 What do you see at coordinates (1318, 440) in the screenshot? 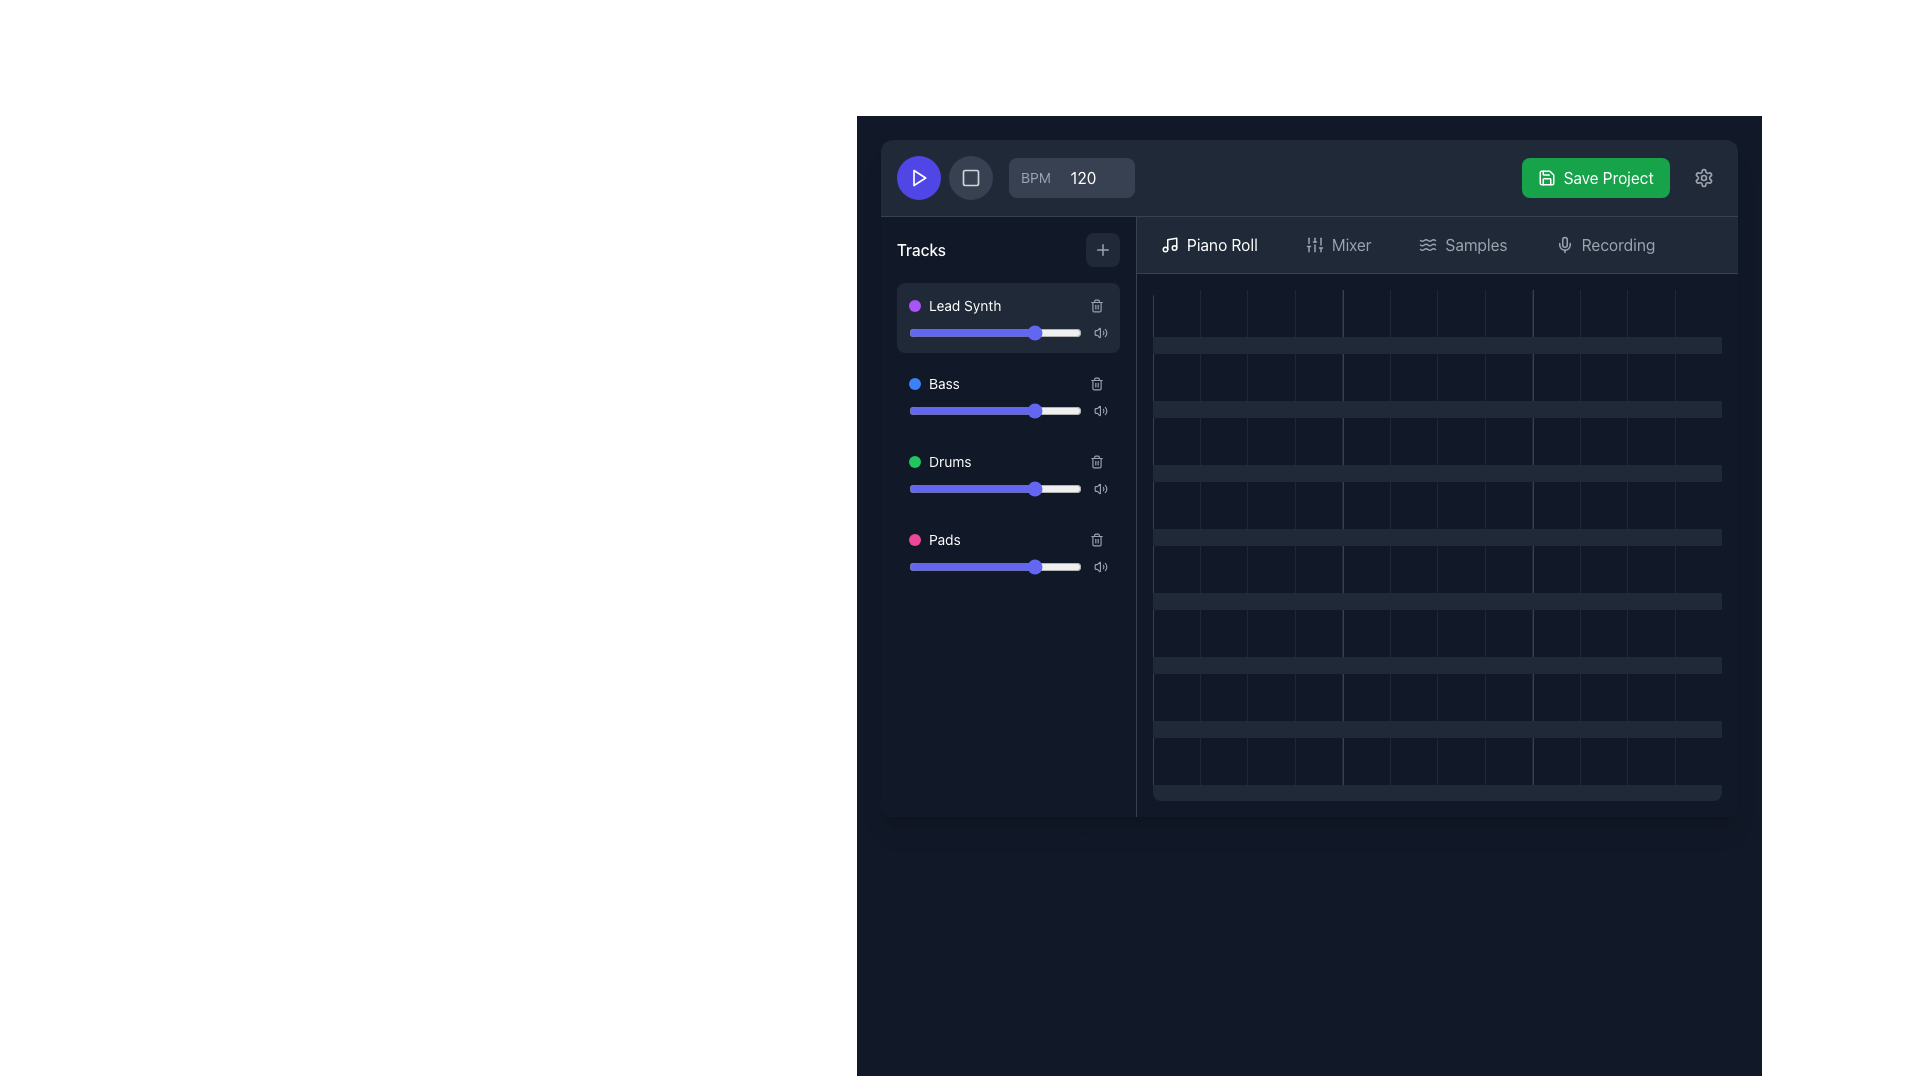
I see `the grid cell located in the fourth column and third row of the 12-column grid, which is used for interaction in a time-sequencing interface` at bounding box center [1318, 440].